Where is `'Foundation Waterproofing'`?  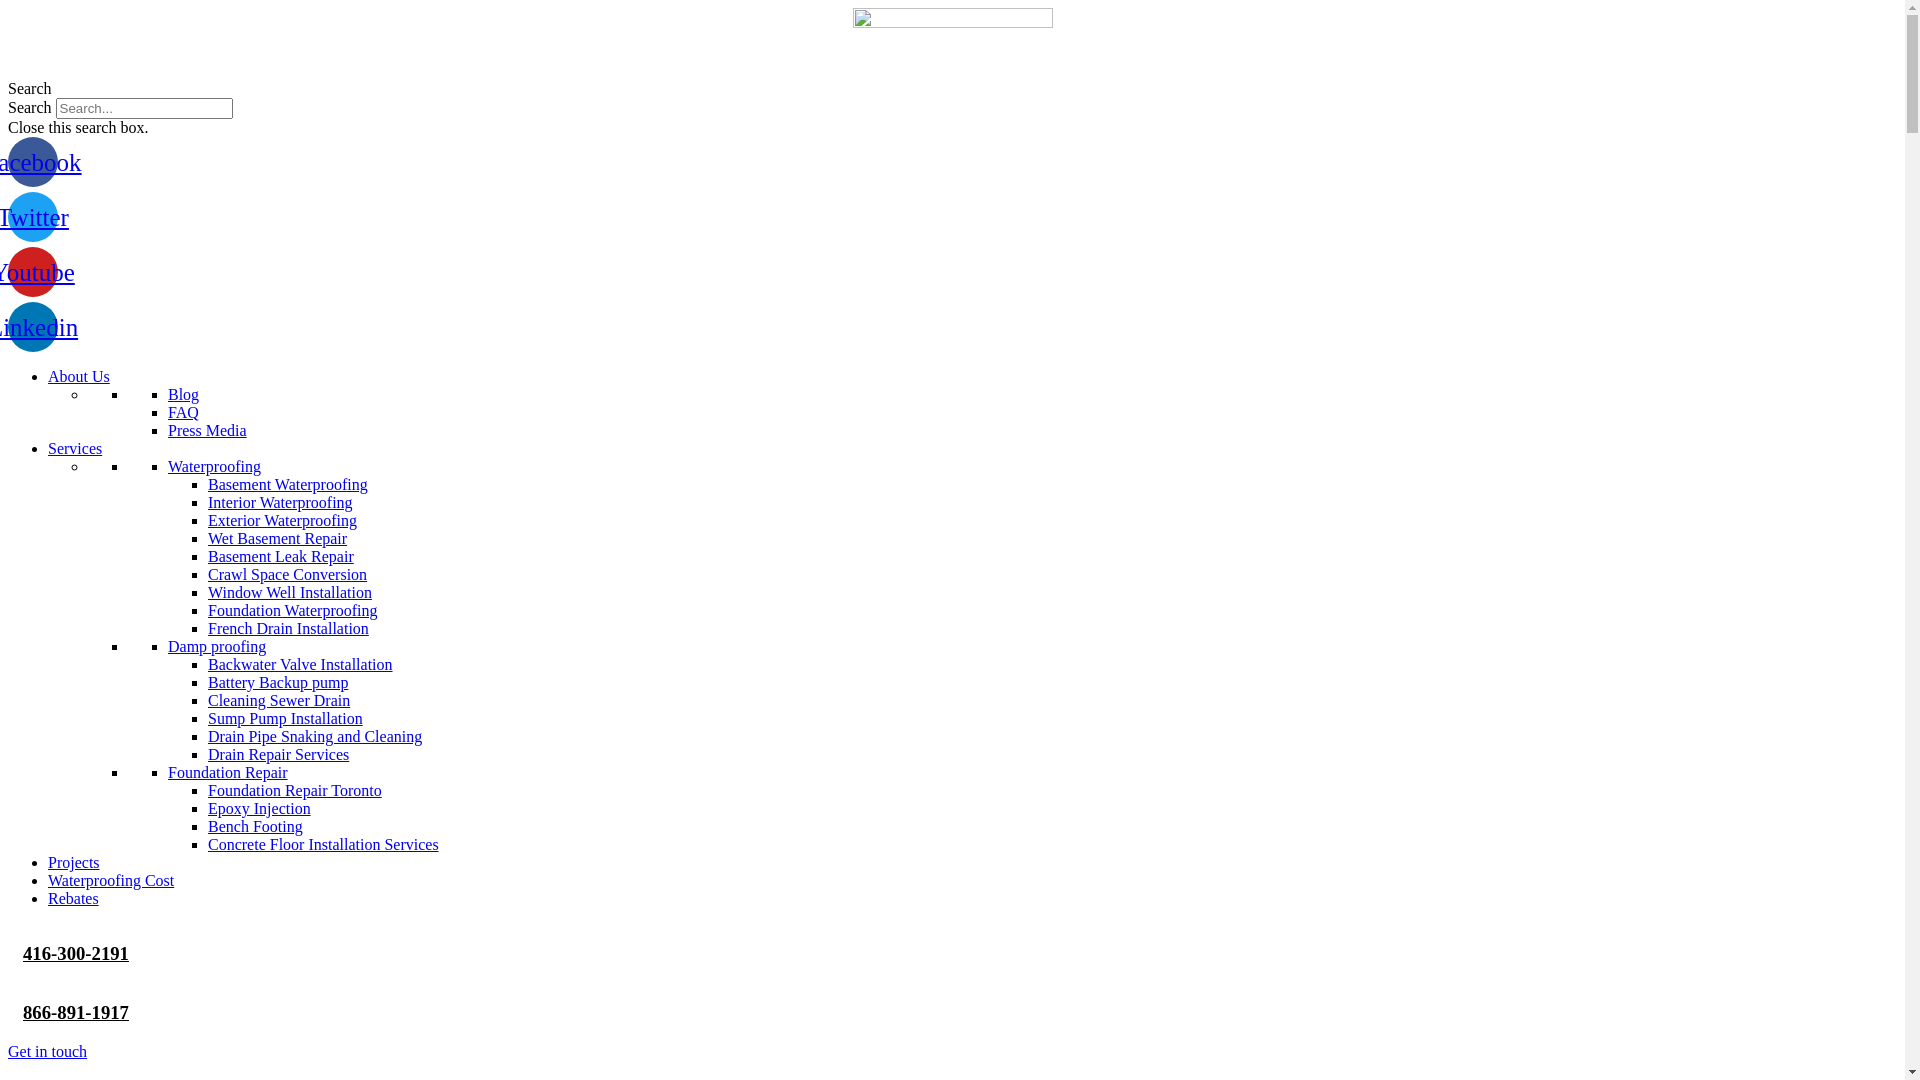
'Foundation Waterproofing' is located at coordinates (207, 609).